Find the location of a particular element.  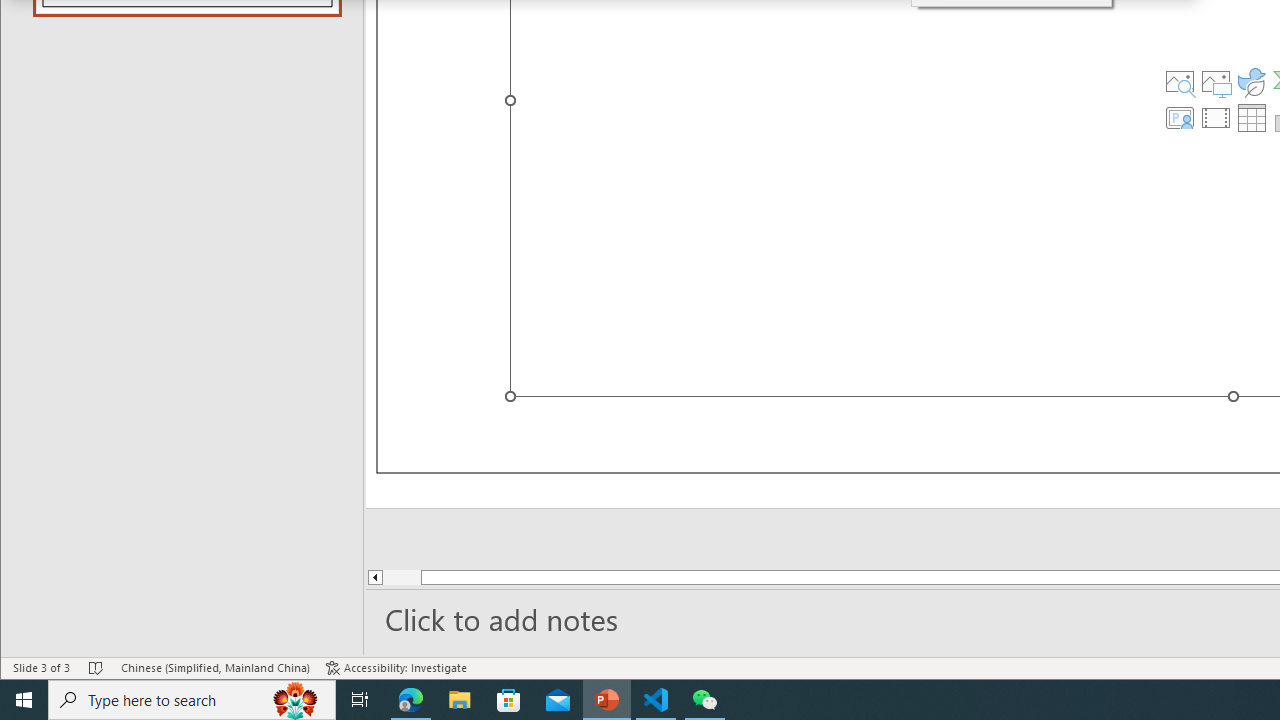

'Microsoft Edge - 1 running window' is located at coordinates (410, 698).